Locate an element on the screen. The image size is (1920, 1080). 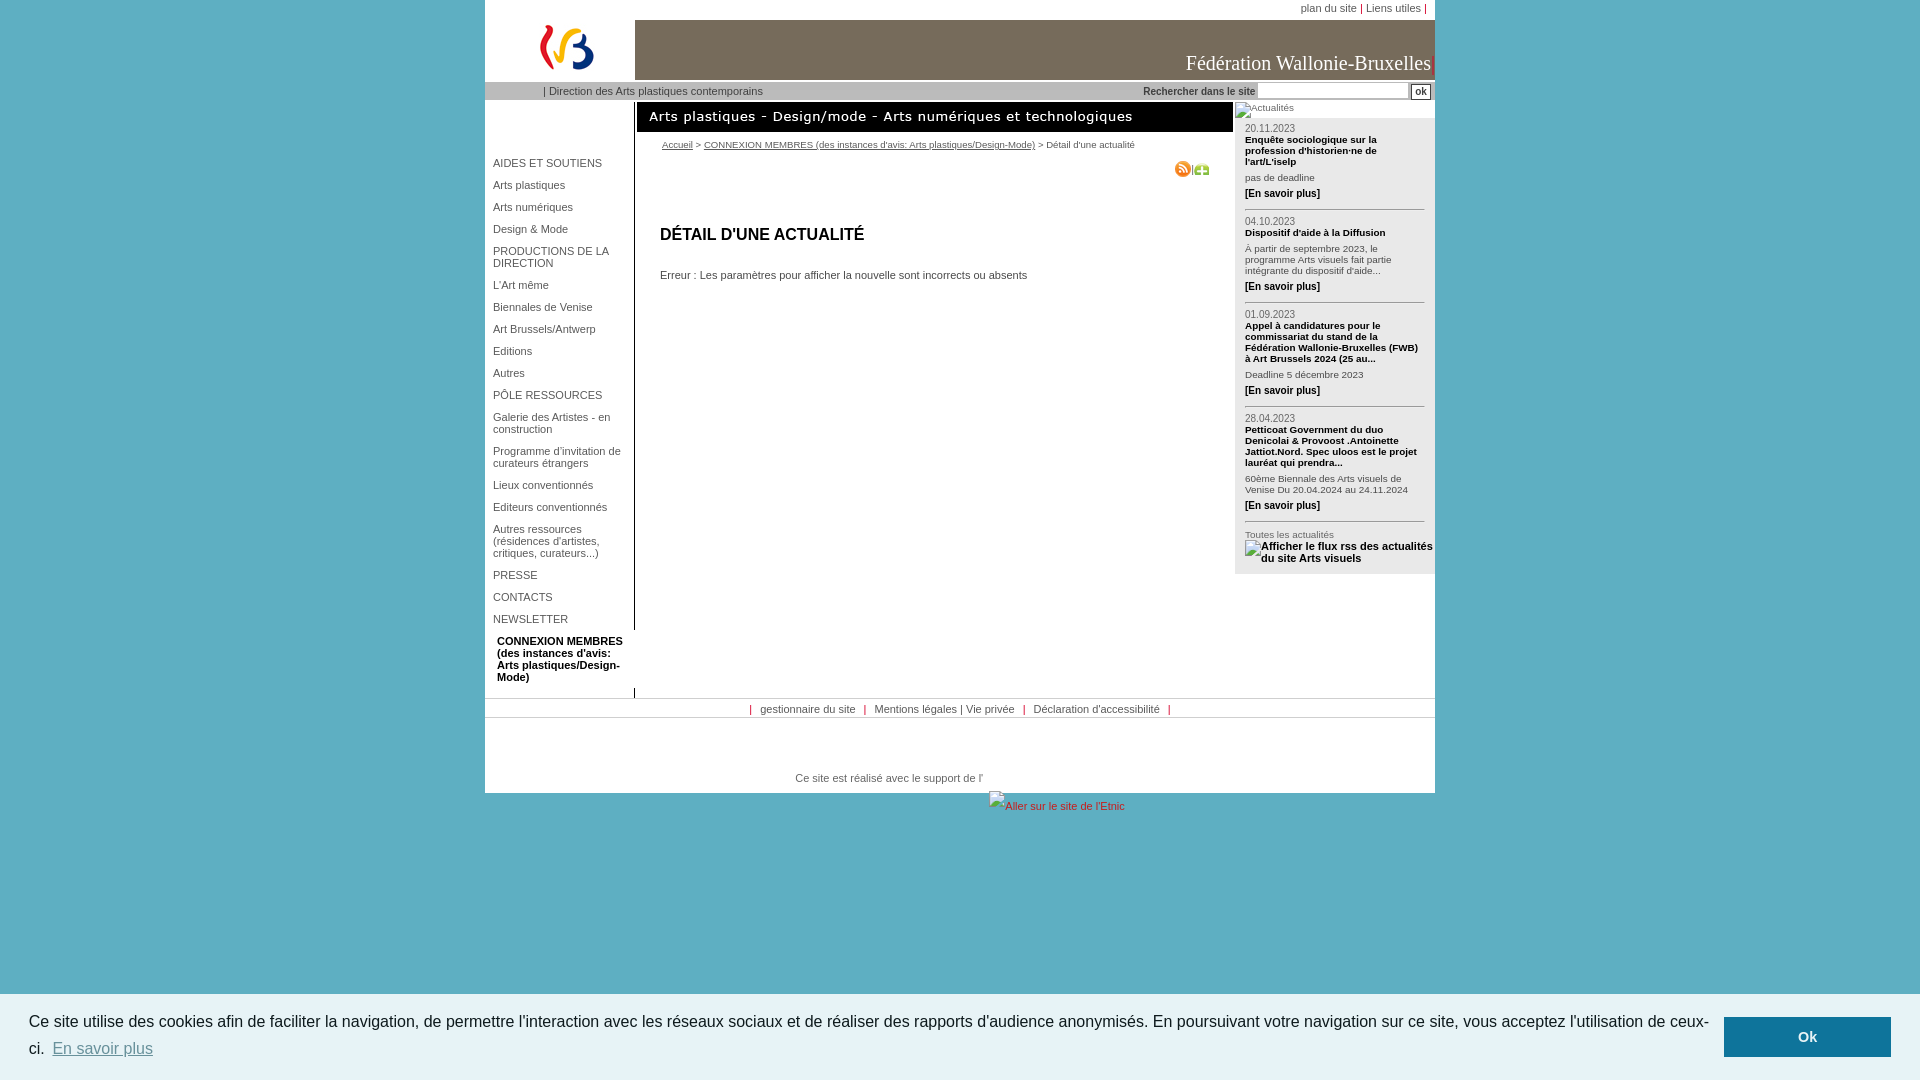
'Biennales de Venise' is located at coordinates (489, 307).